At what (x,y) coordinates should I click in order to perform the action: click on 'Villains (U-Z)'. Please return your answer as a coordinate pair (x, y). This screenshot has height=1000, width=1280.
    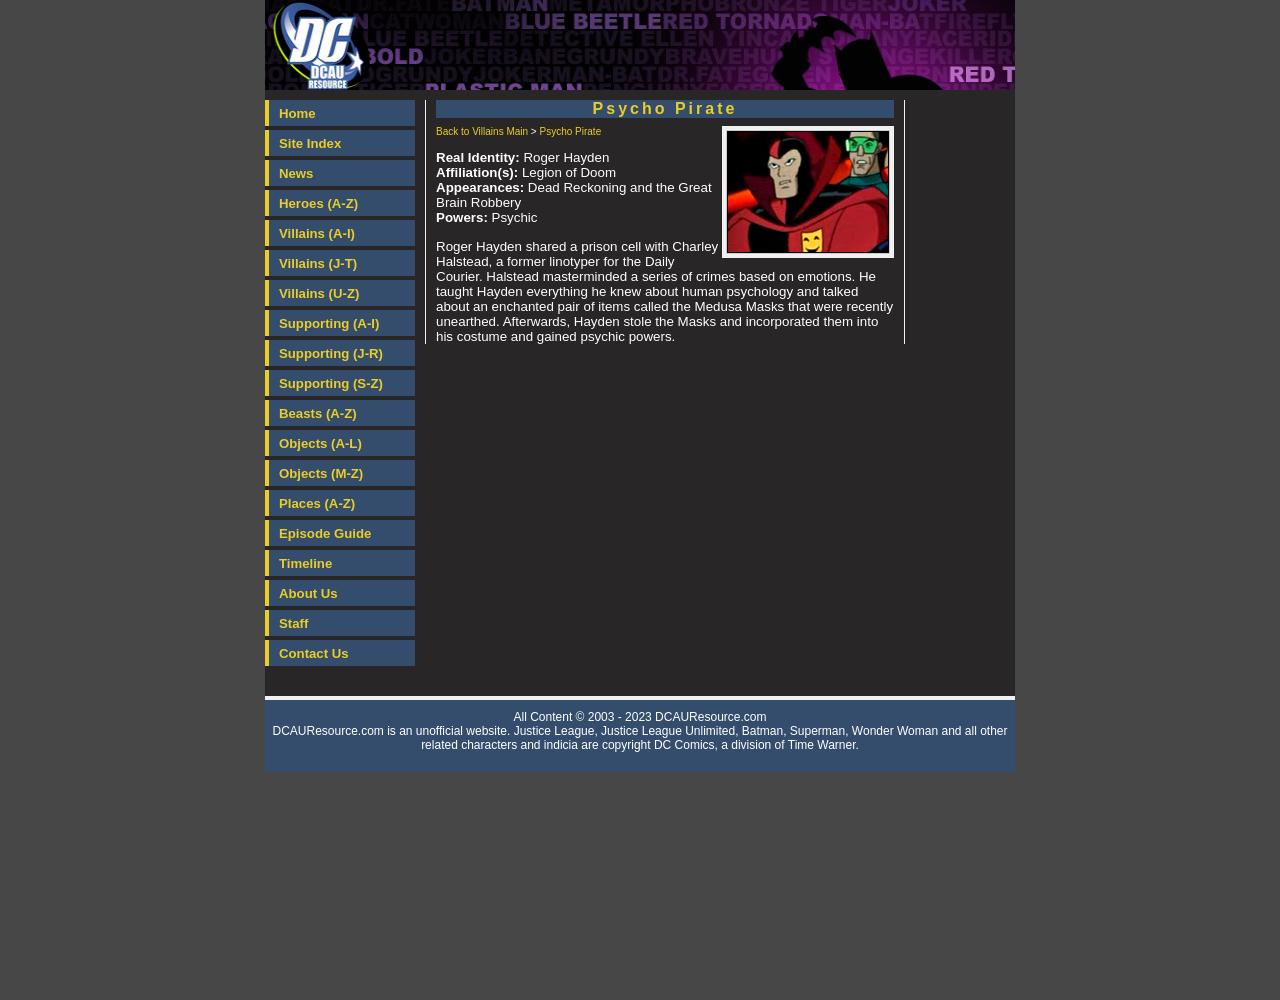
    Looking at the image, I should click on (317, 293).